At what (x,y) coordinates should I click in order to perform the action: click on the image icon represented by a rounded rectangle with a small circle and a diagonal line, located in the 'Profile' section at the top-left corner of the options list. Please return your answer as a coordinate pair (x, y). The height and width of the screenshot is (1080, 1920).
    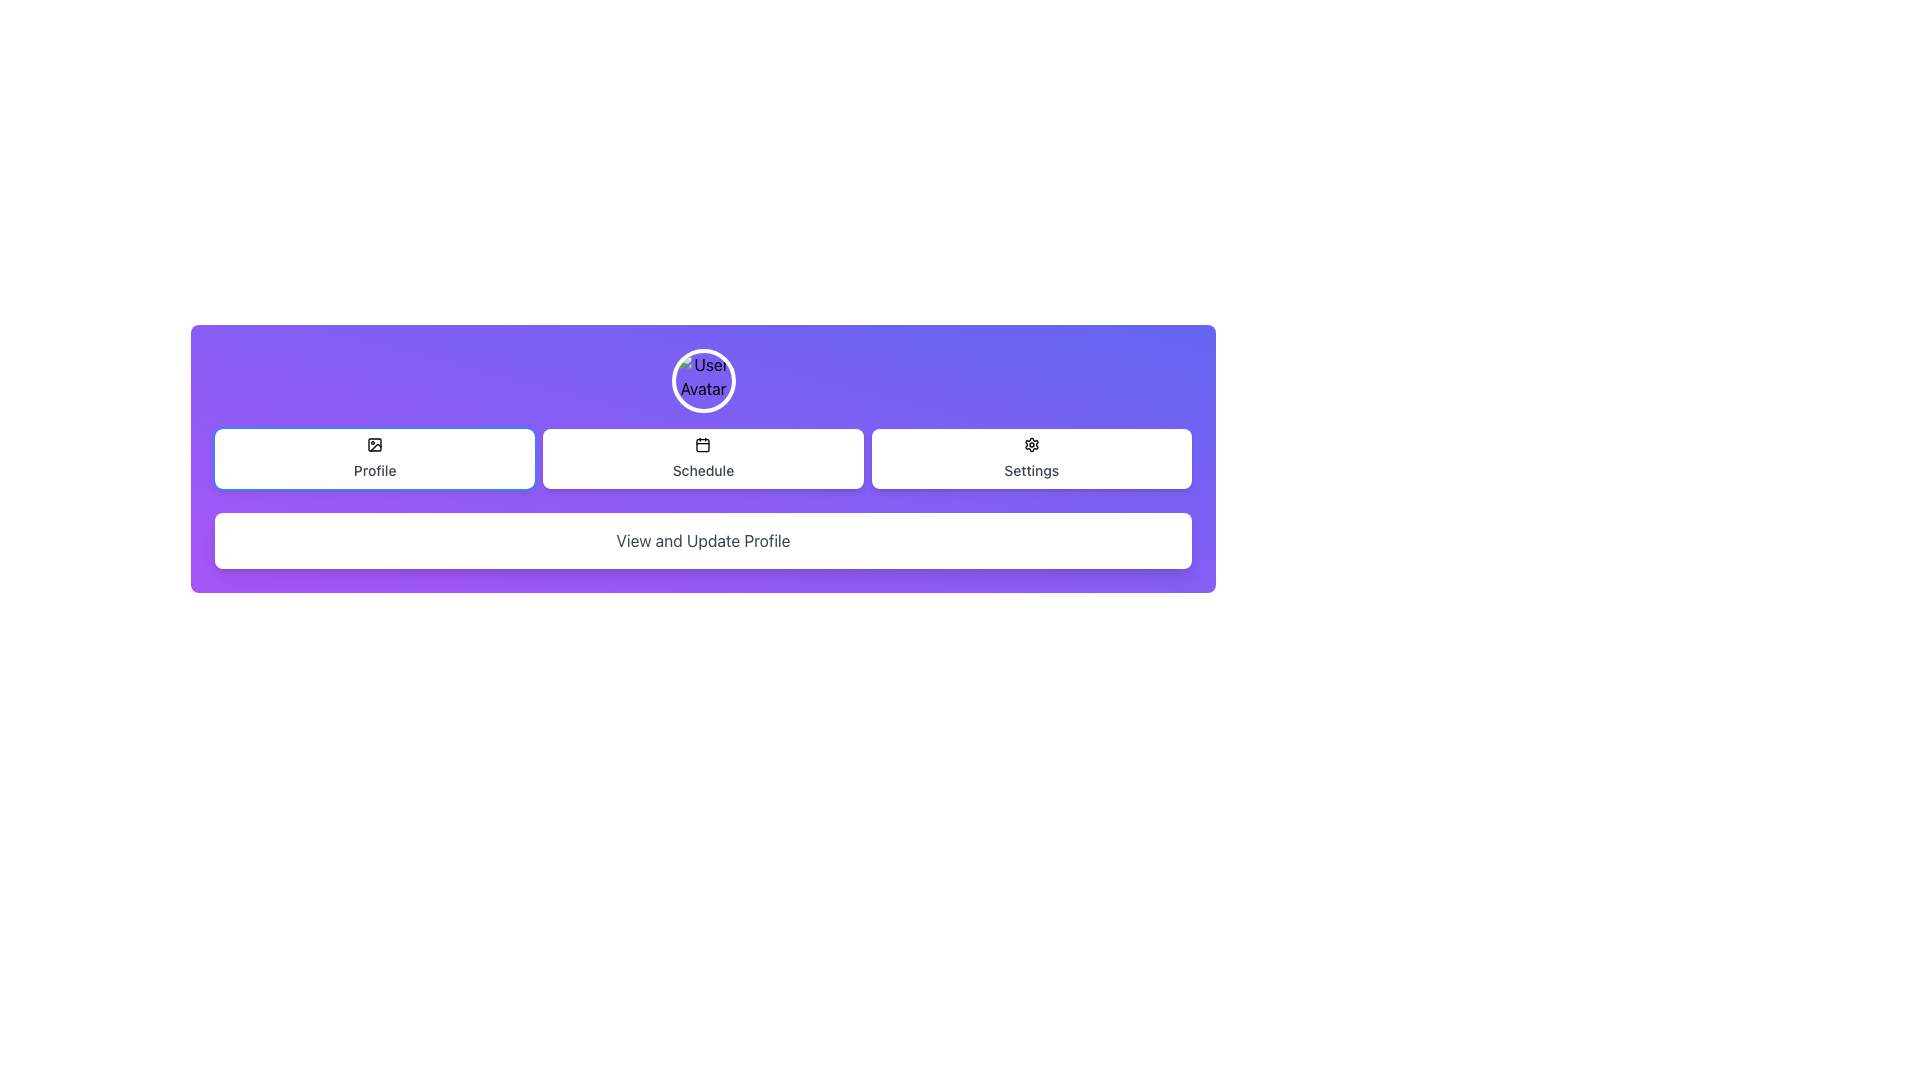
    Looking at the image, I should click on (375, 443).